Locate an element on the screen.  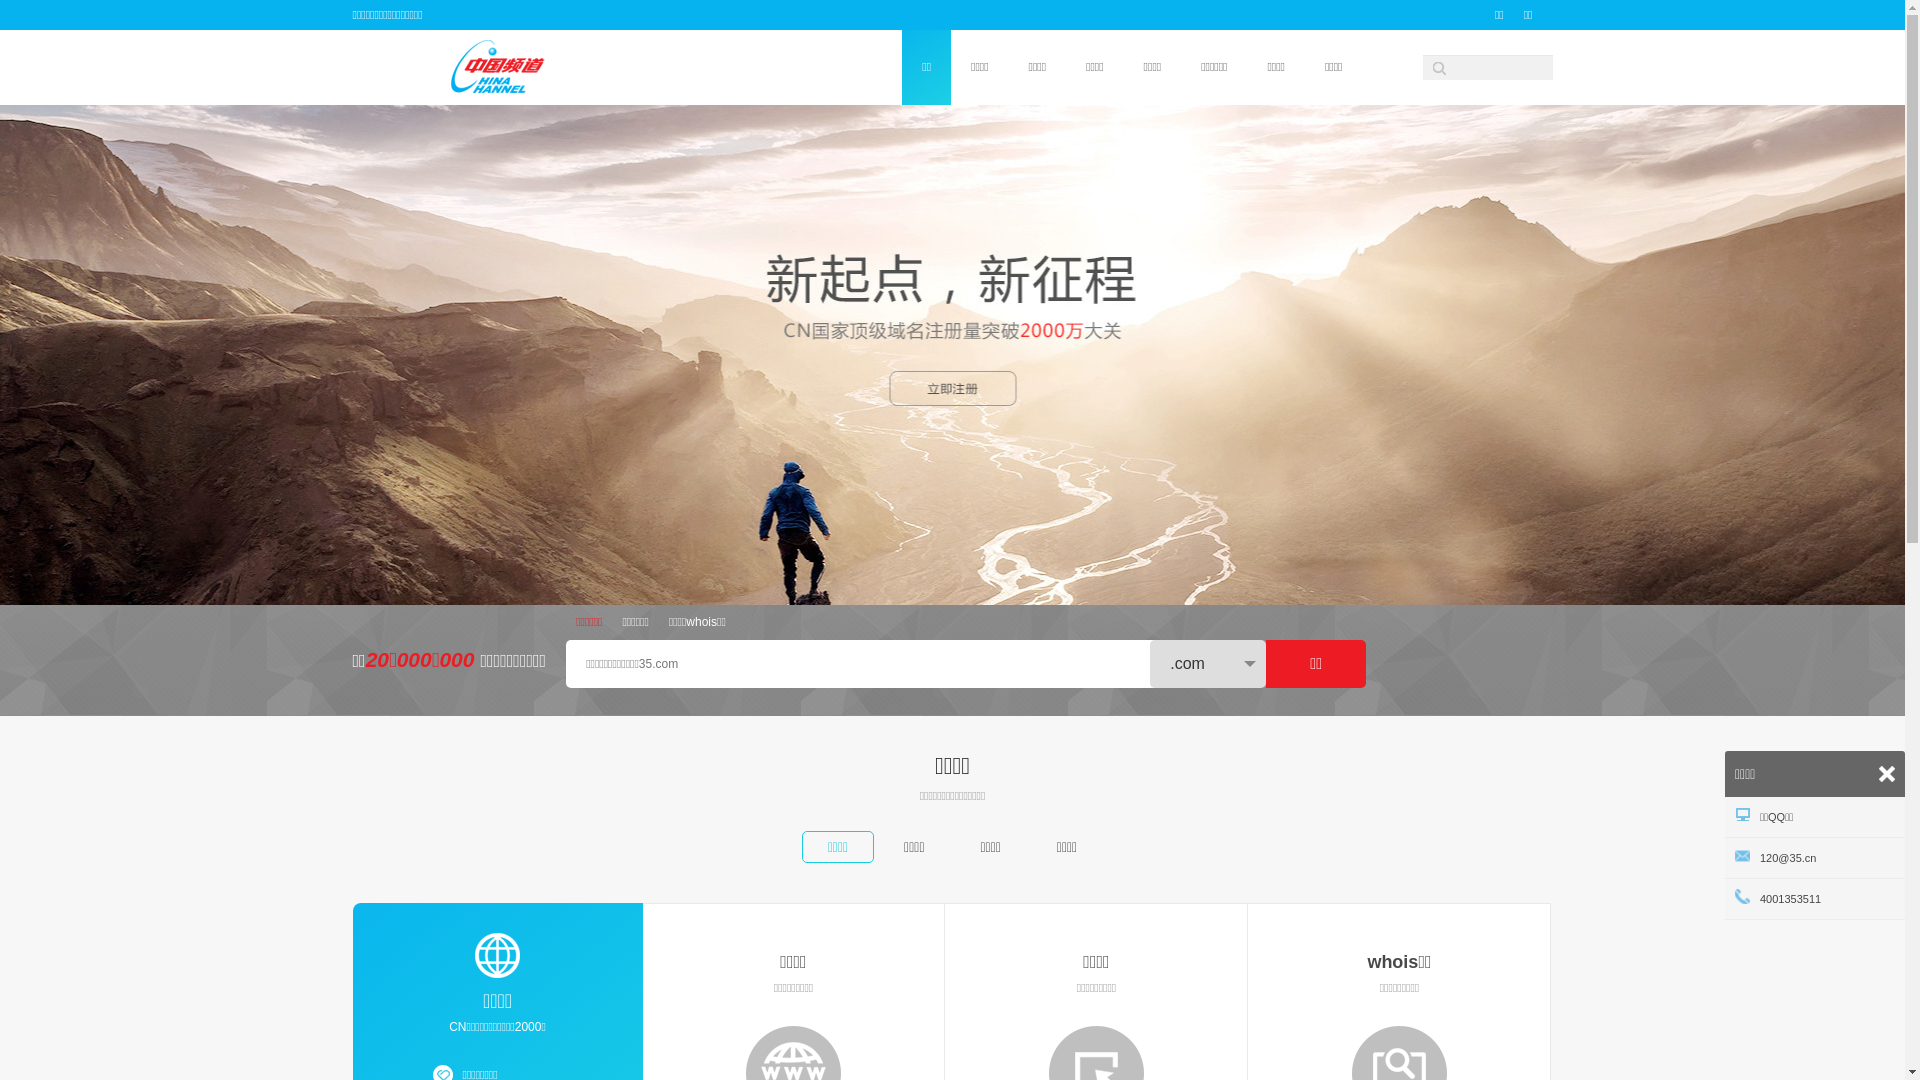
'4001353511' is located at coordinates (1814, 897).